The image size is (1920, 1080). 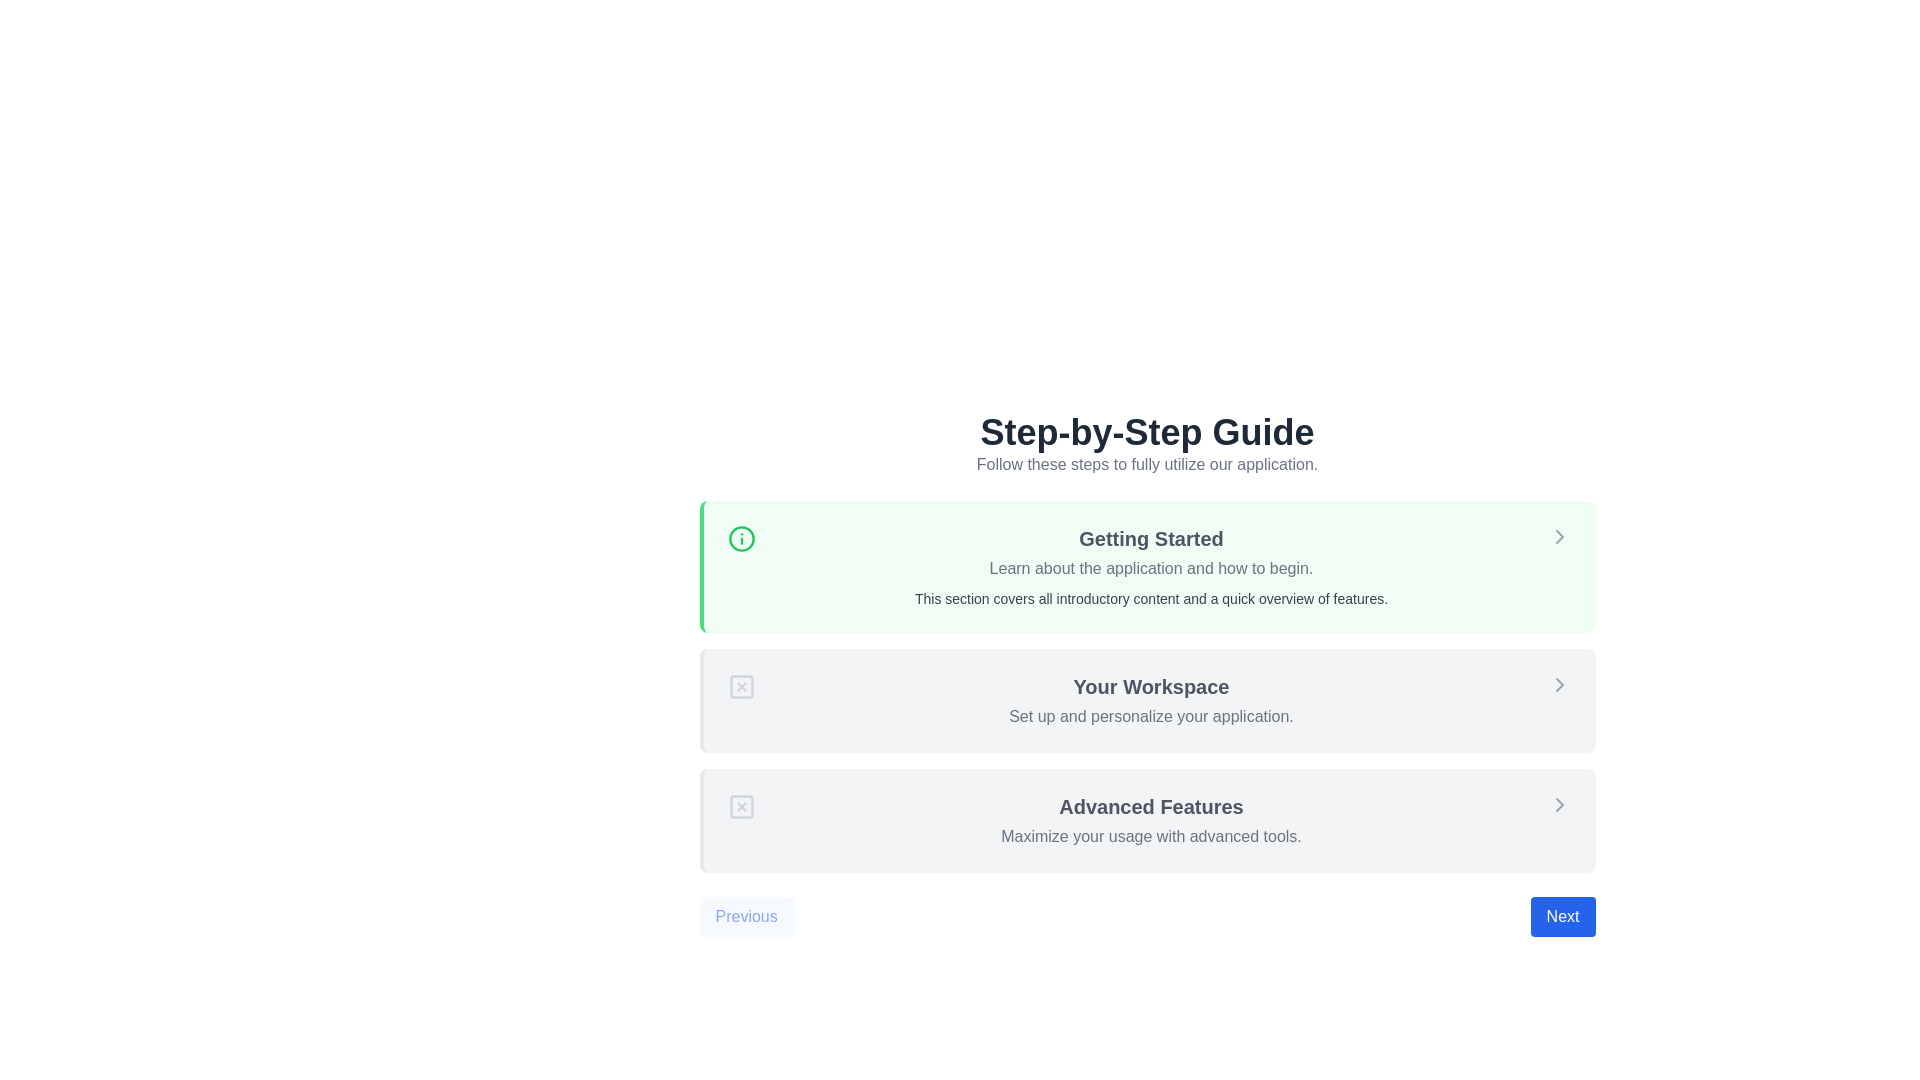 What do you see at coordinates (1151, 538) in the screenshot?
I see `prominent gray text label that says 'Getting Started', which serves as a section header in the light green background of the guide layout` at bounding box center [1151, 538].